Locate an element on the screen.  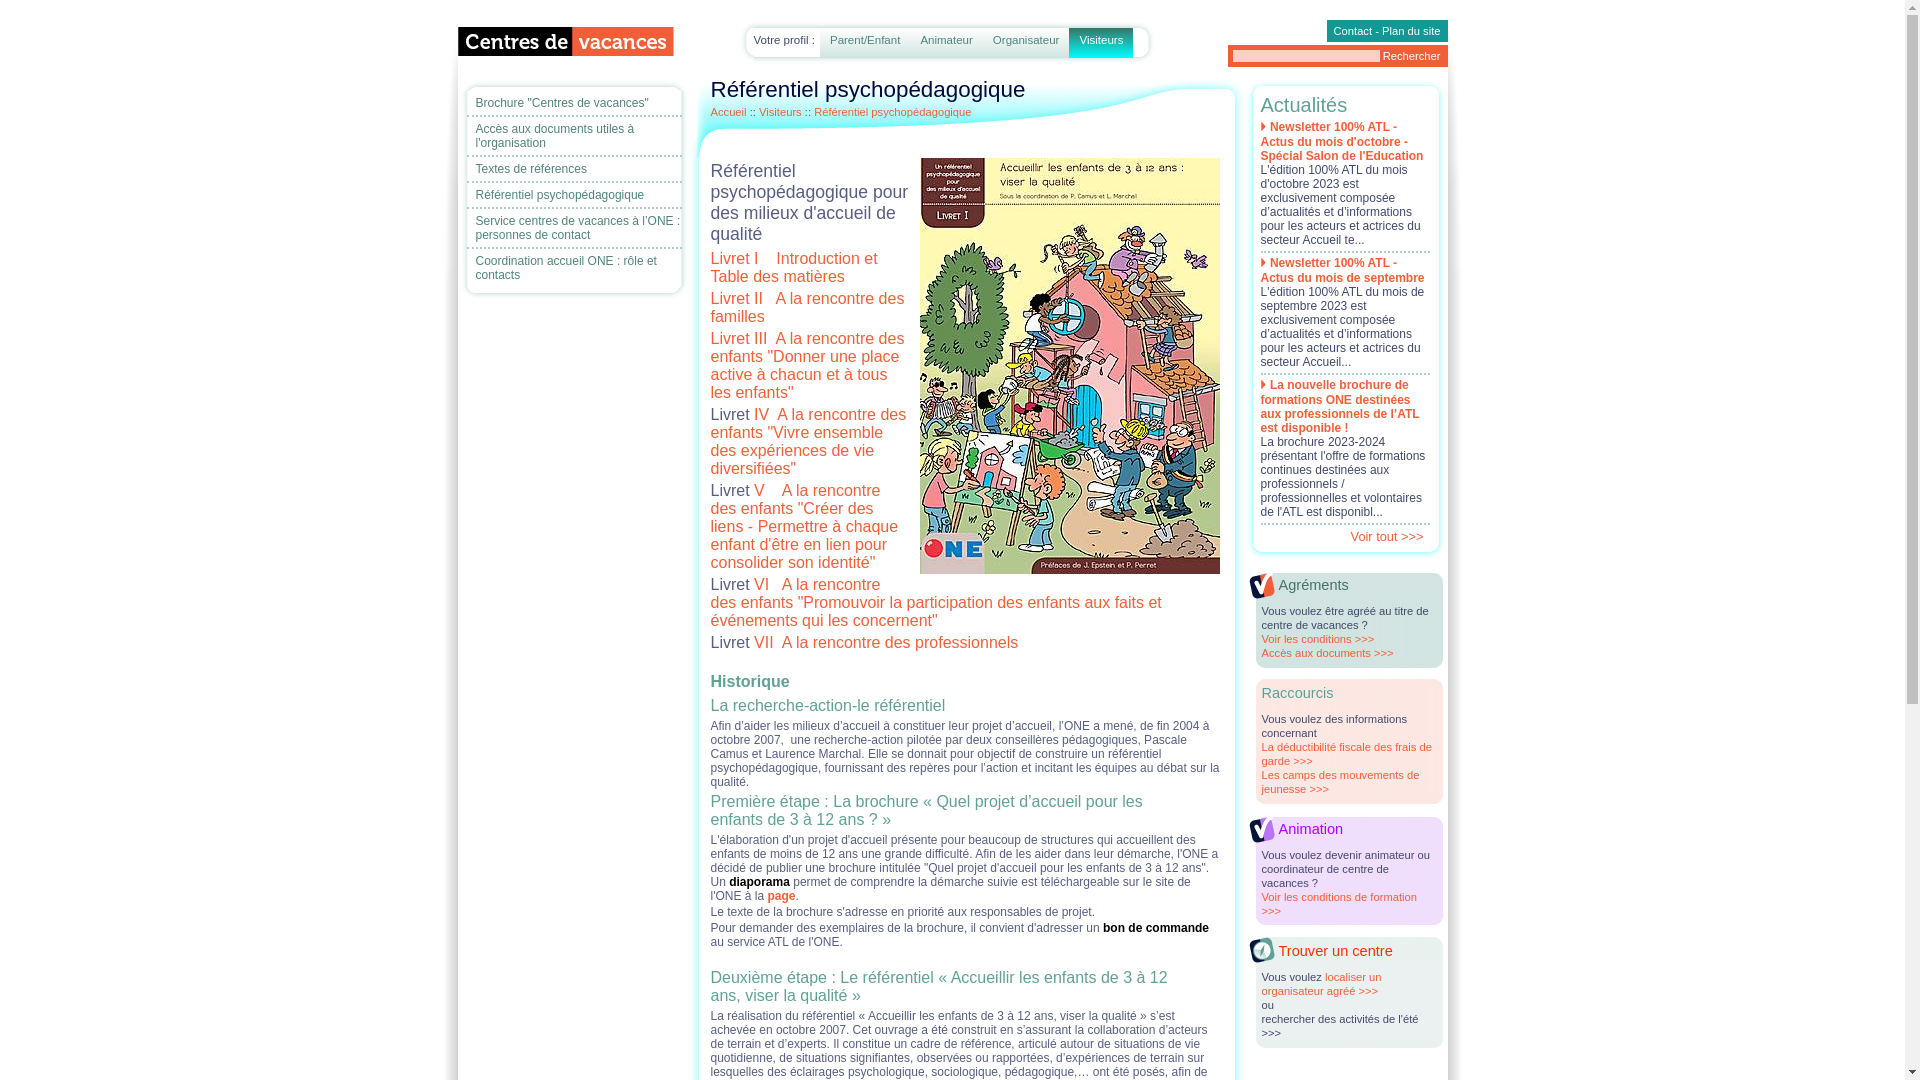
'Parent/Enfant' is located at coordinates (864, 48).